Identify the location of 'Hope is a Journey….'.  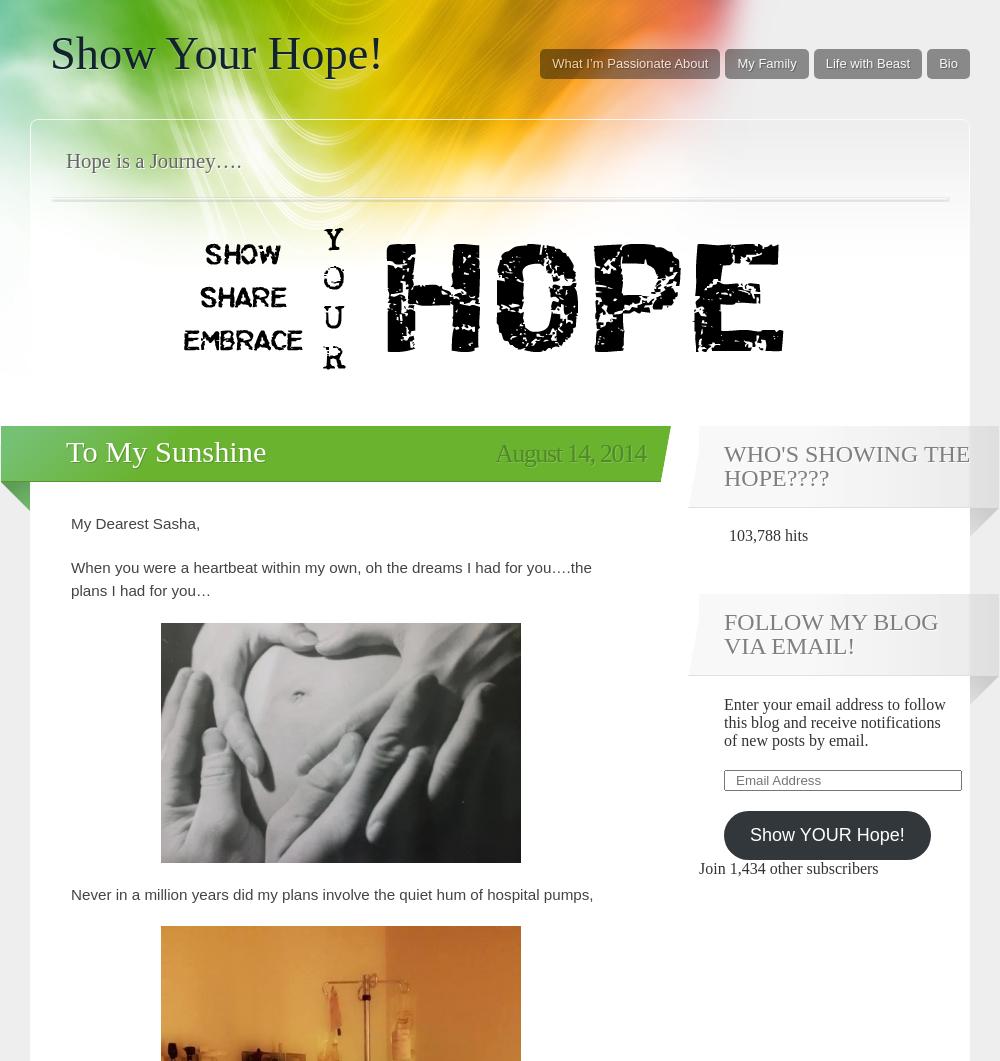
(153, 160).